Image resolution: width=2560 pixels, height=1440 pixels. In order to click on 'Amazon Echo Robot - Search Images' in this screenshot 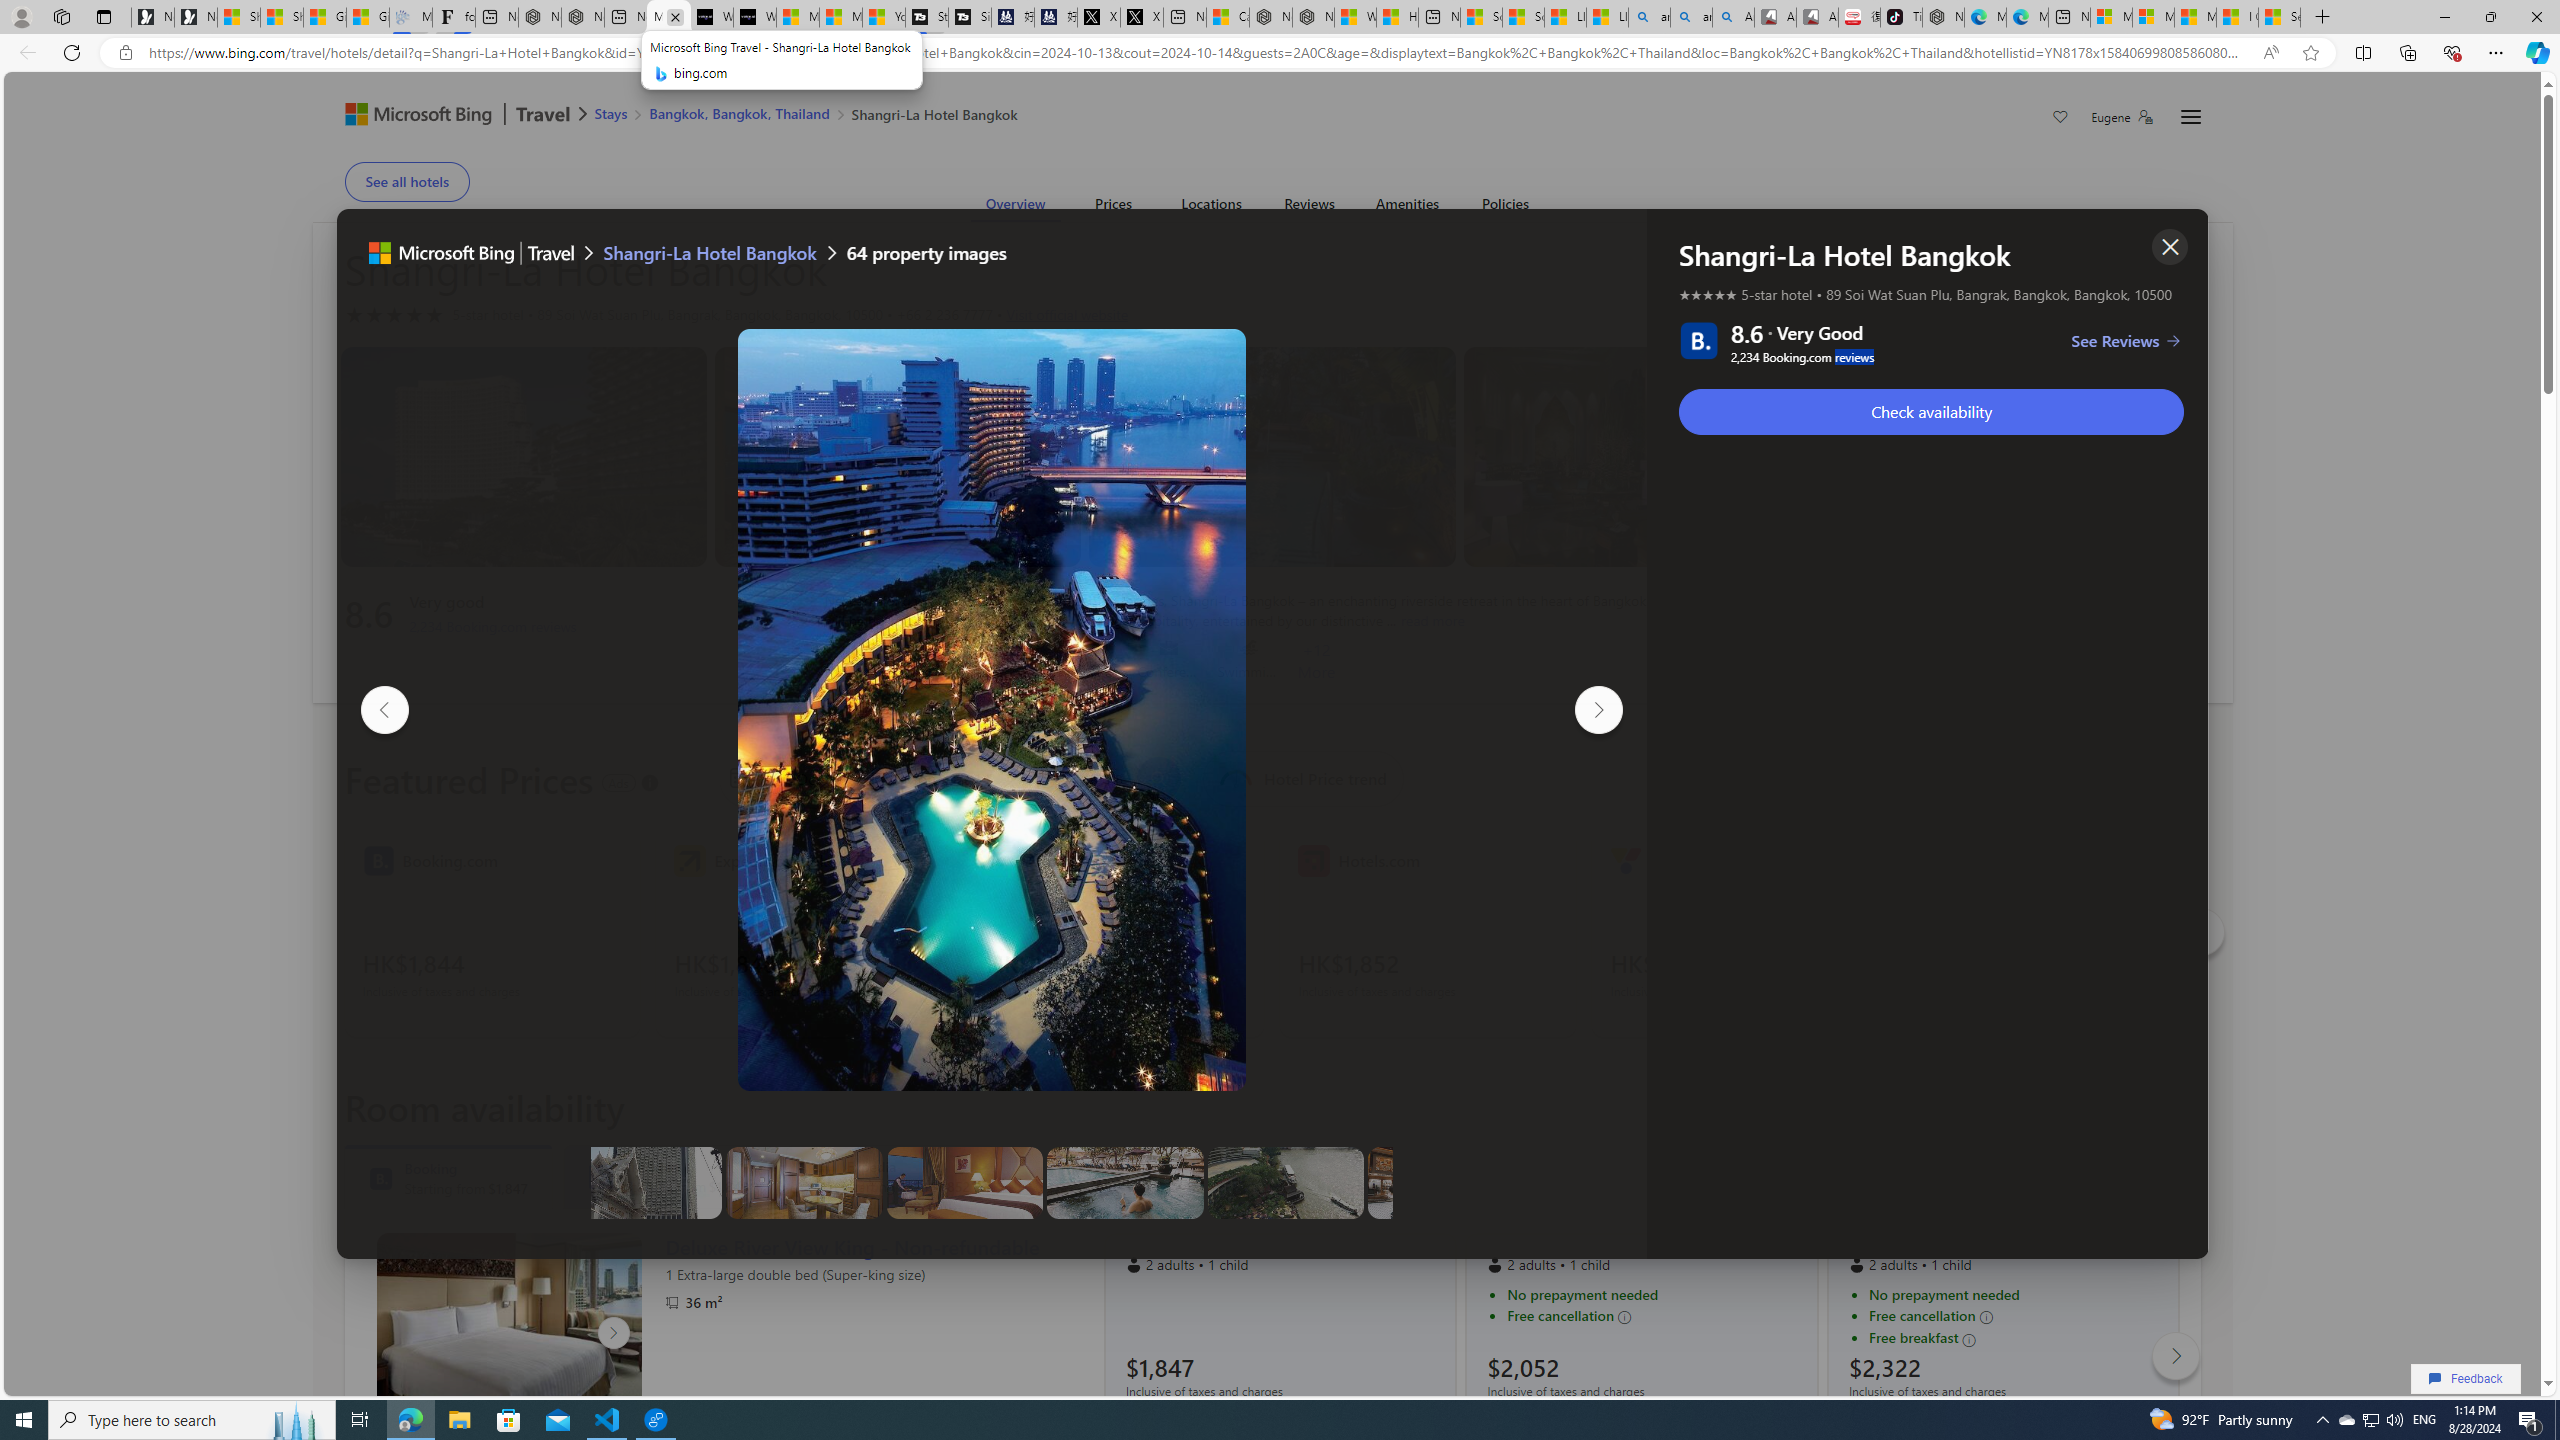, I will do `click(1733, 16)`.